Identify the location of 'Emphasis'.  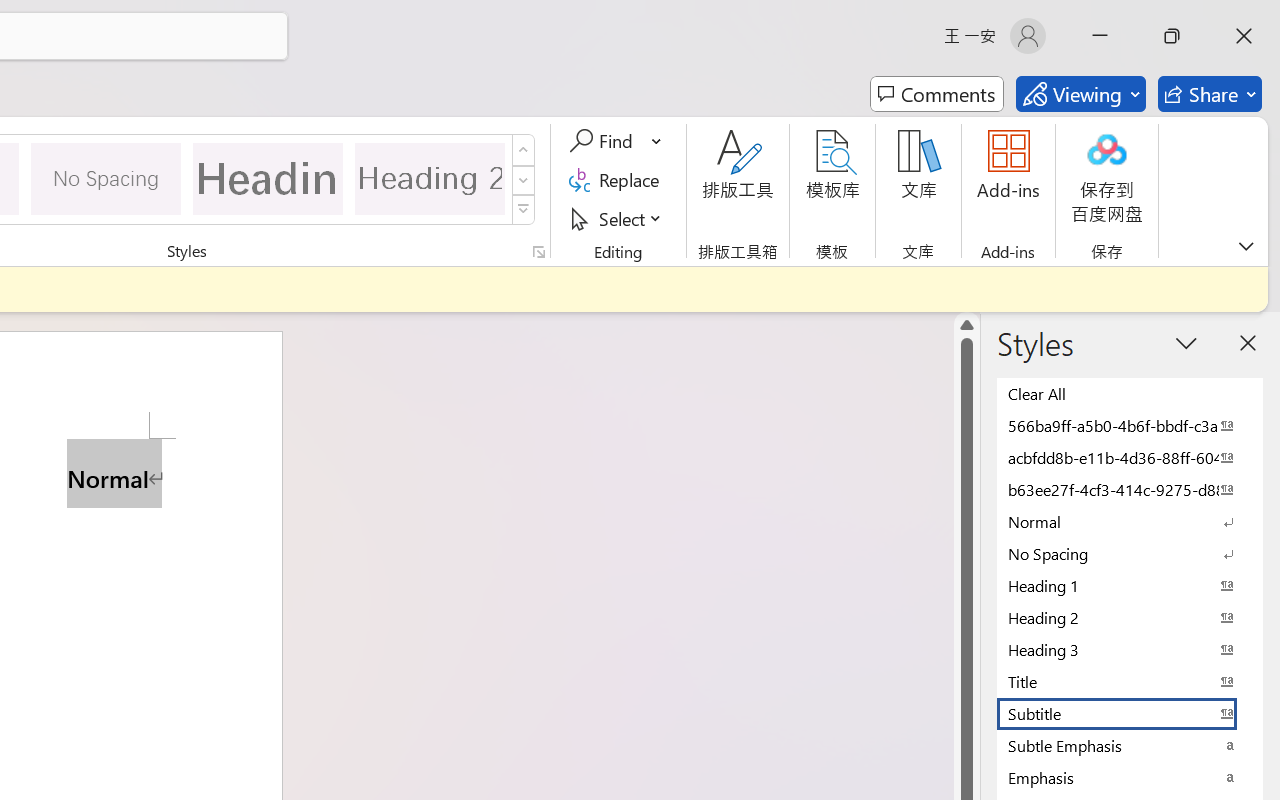
(1130, 776).